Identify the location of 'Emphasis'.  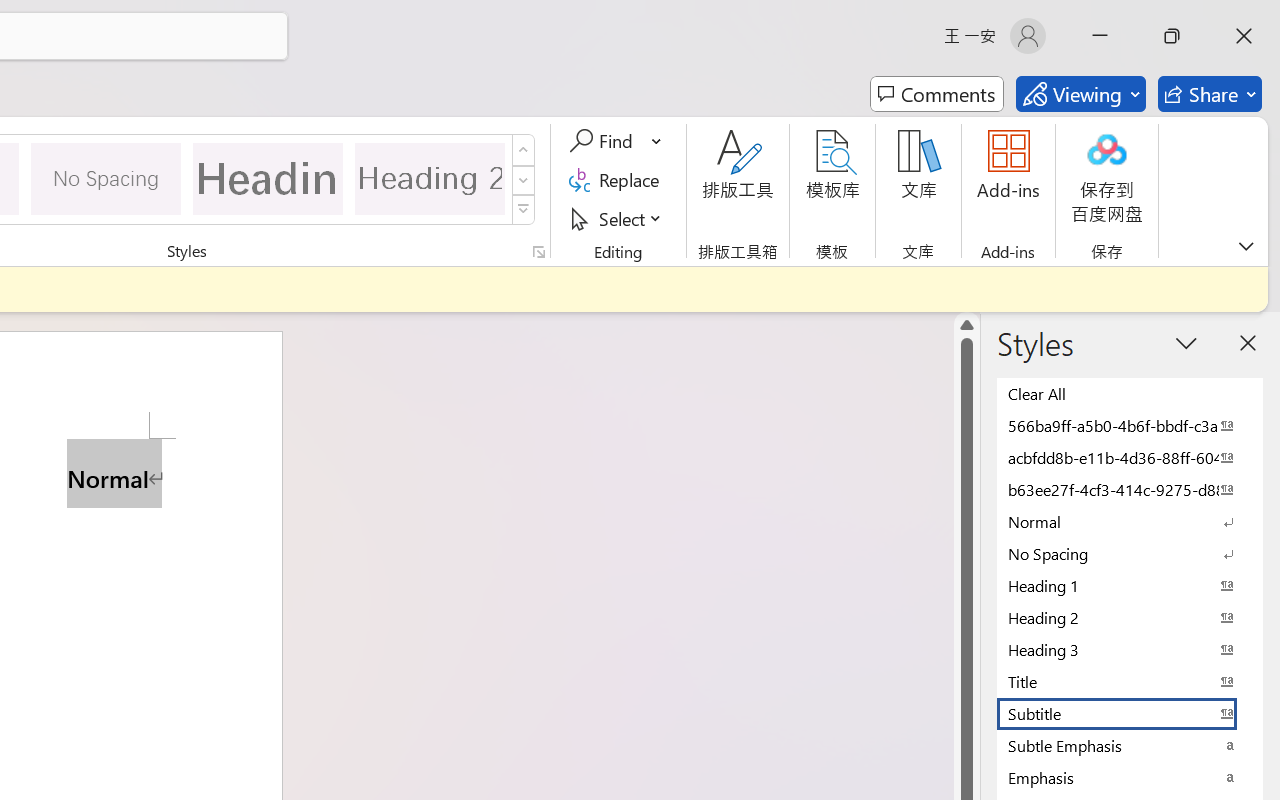
(1130, 776).